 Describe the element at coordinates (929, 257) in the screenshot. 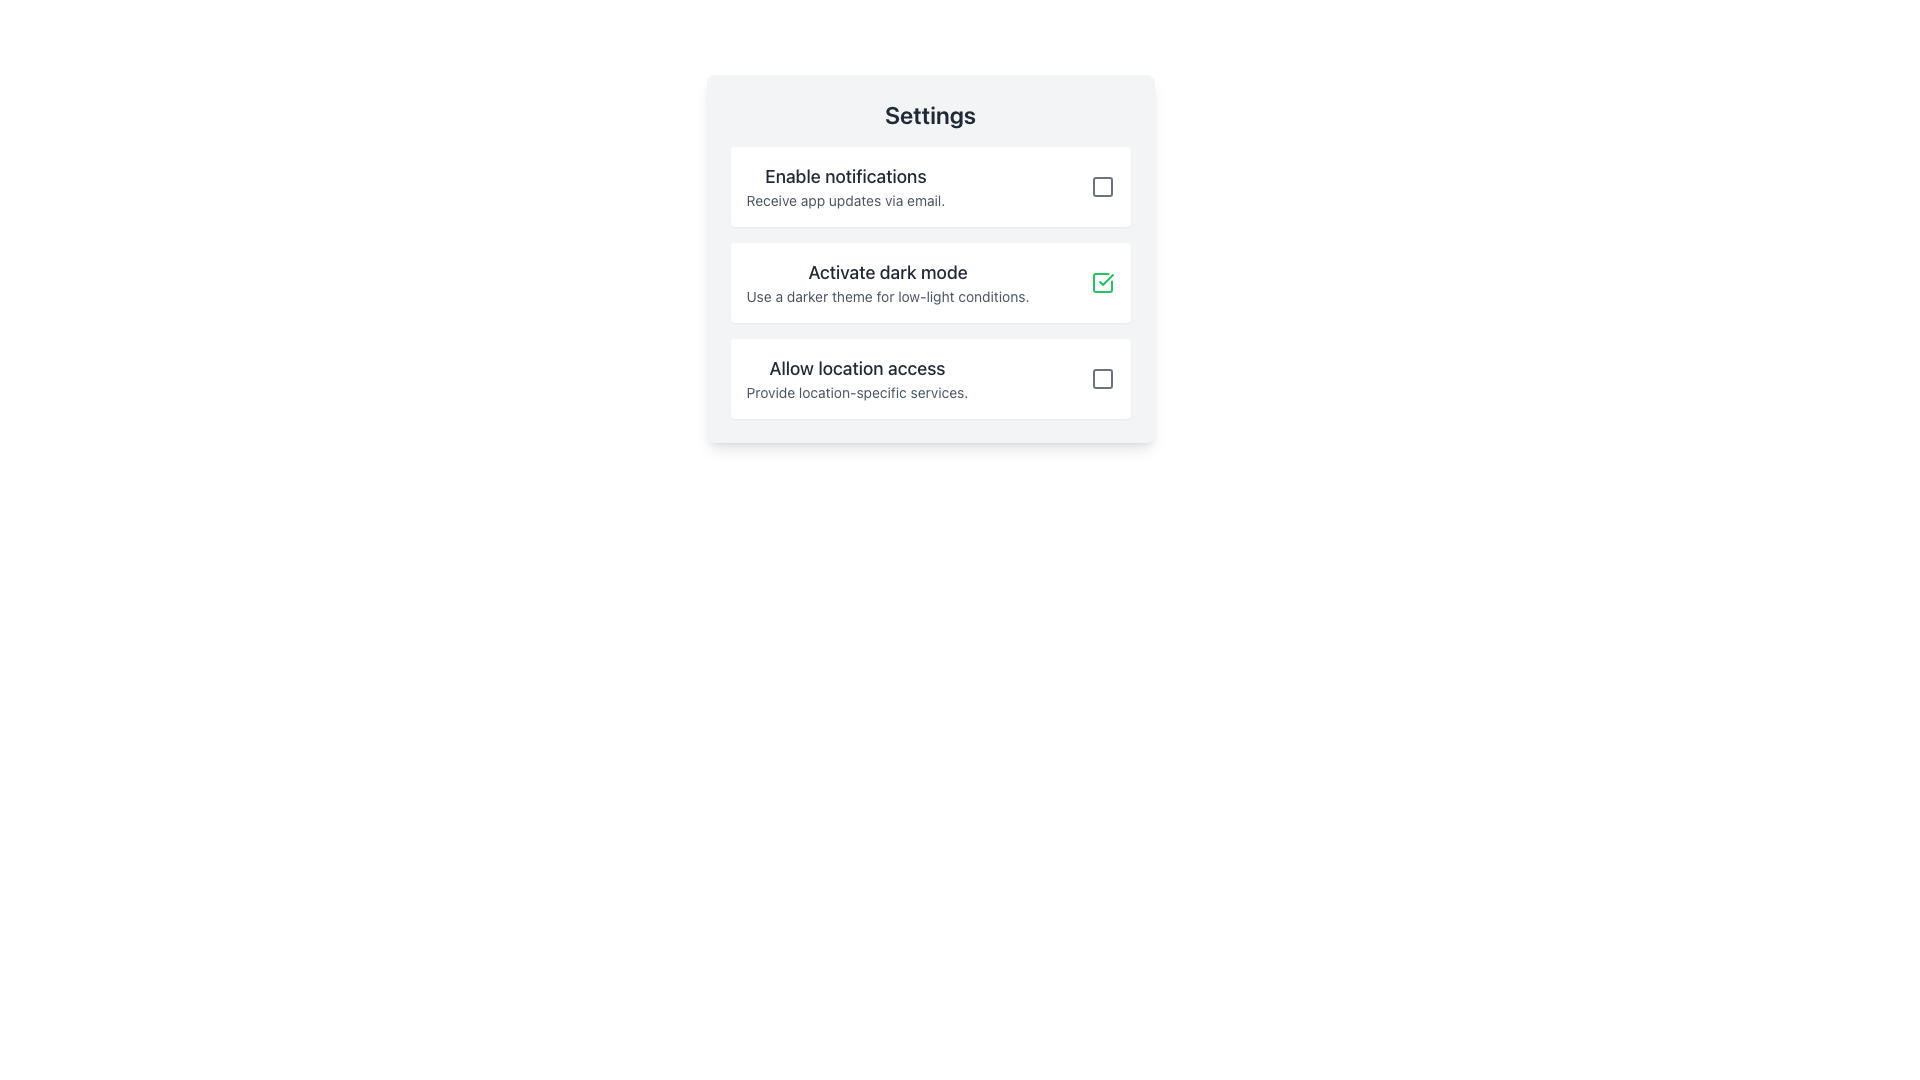

I see `the checkbox on the second selectable setting card in the settings panel` at that location.